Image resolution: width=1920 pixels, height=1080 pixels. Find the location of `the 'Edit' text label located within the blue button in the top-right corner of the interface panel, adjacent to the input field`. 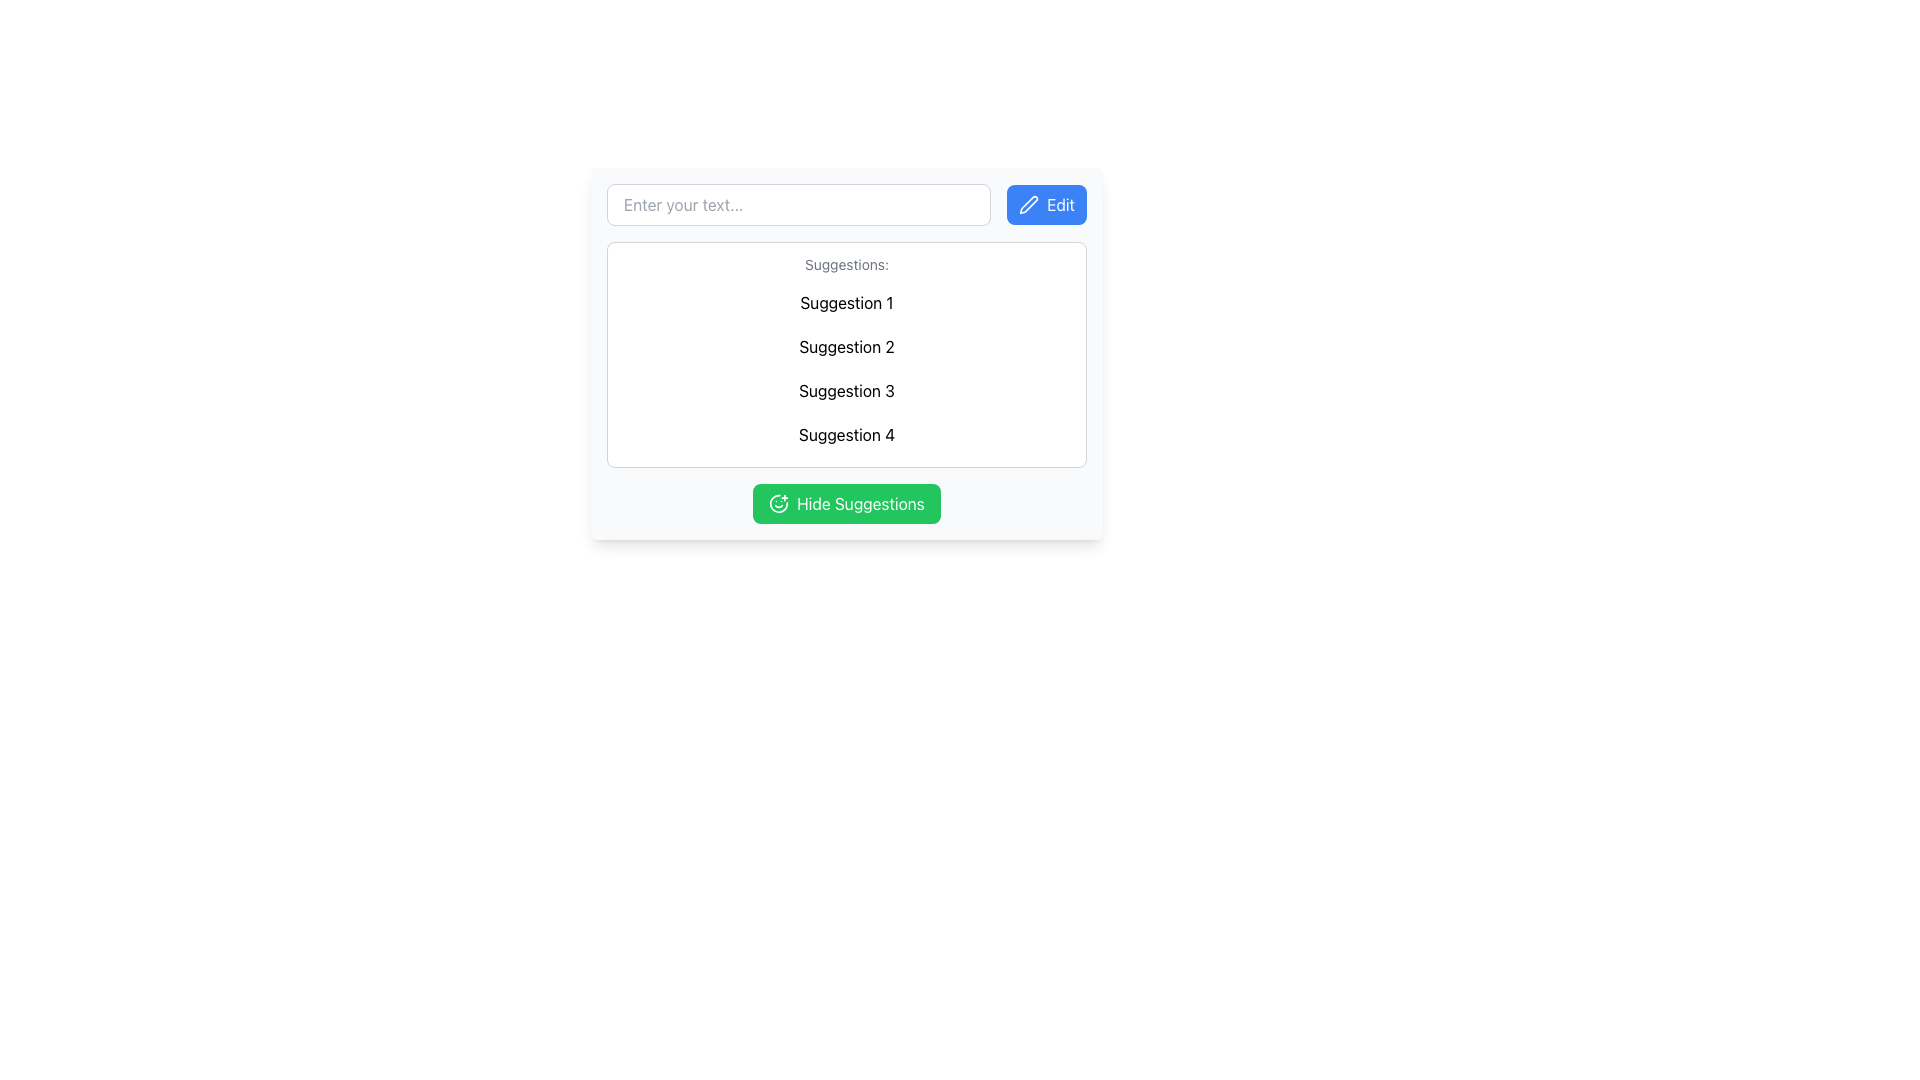

the 'Edit' text label located within the blue button in the top-right corner of the interface panel, adjacent to the input field is located at coordinates (1059, 204).